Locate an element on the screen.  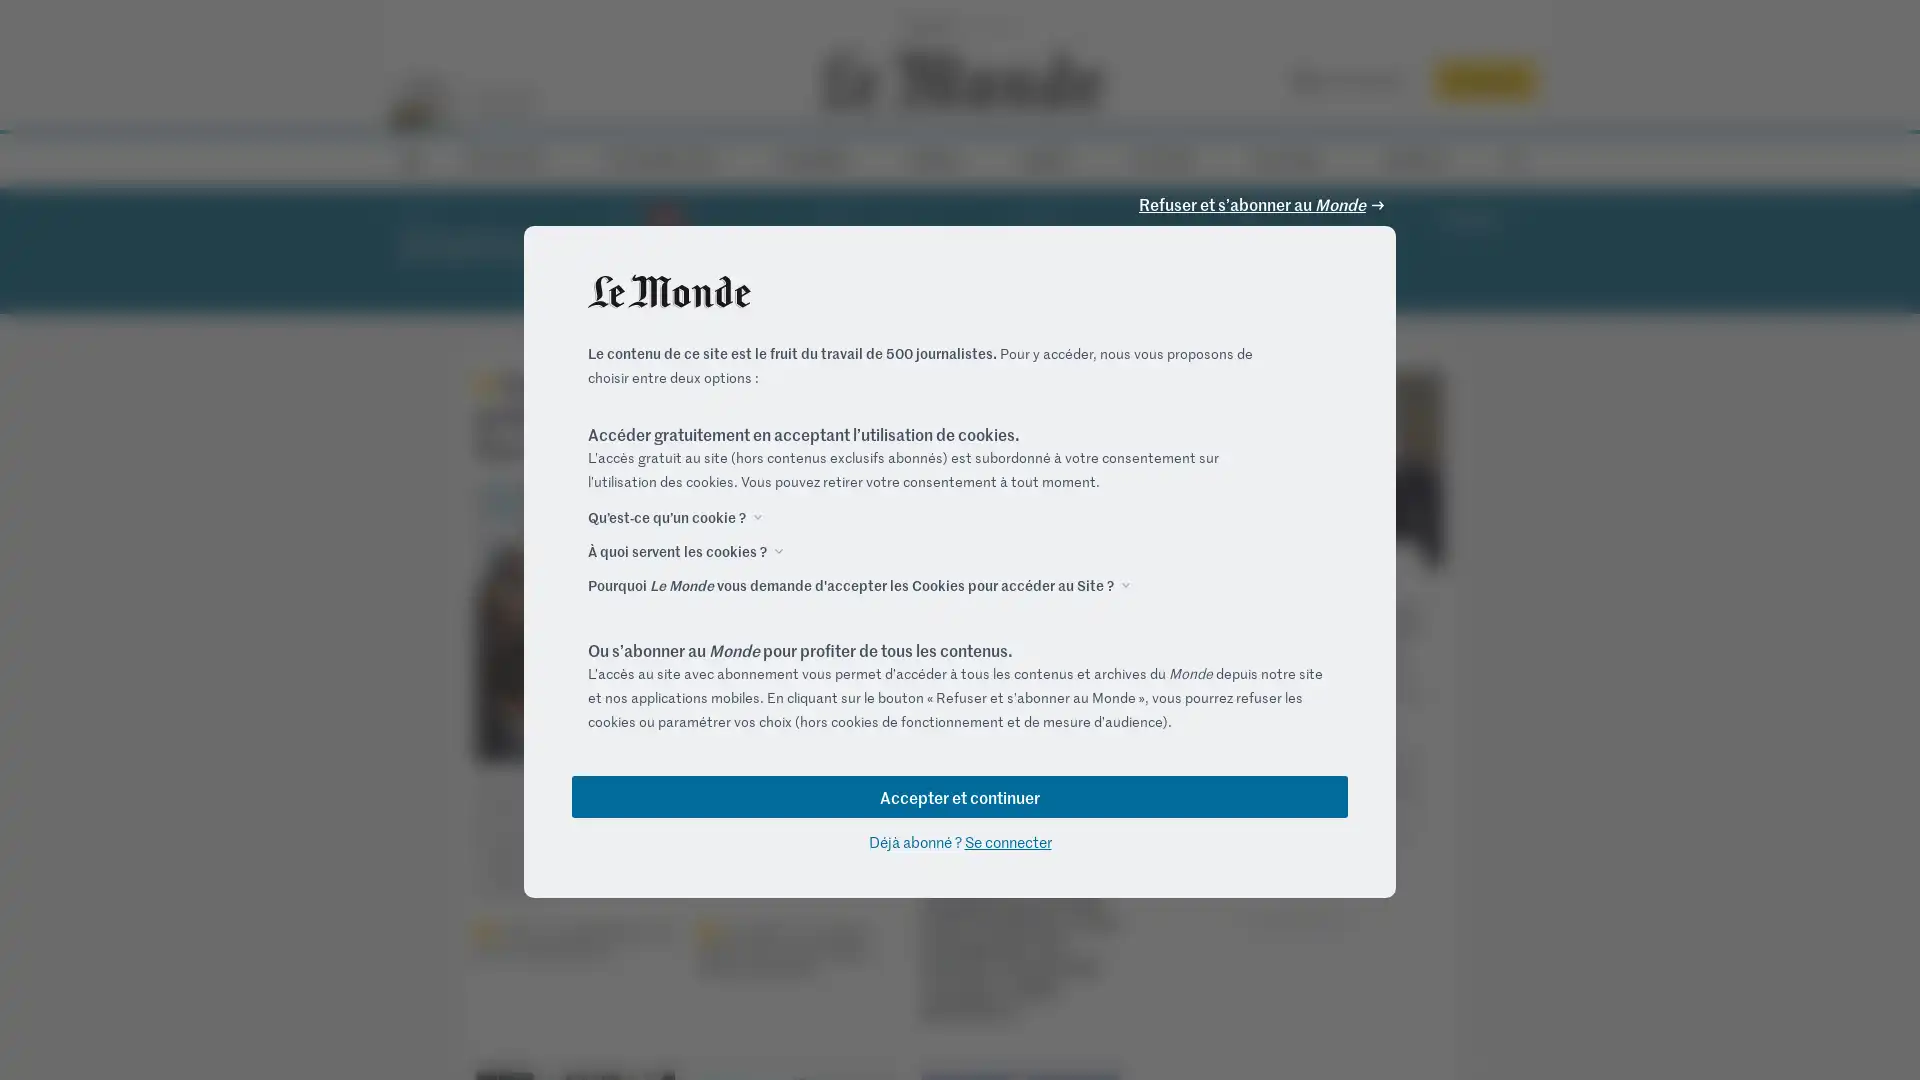
M LE MAG is located at coordinates (1296, 158).